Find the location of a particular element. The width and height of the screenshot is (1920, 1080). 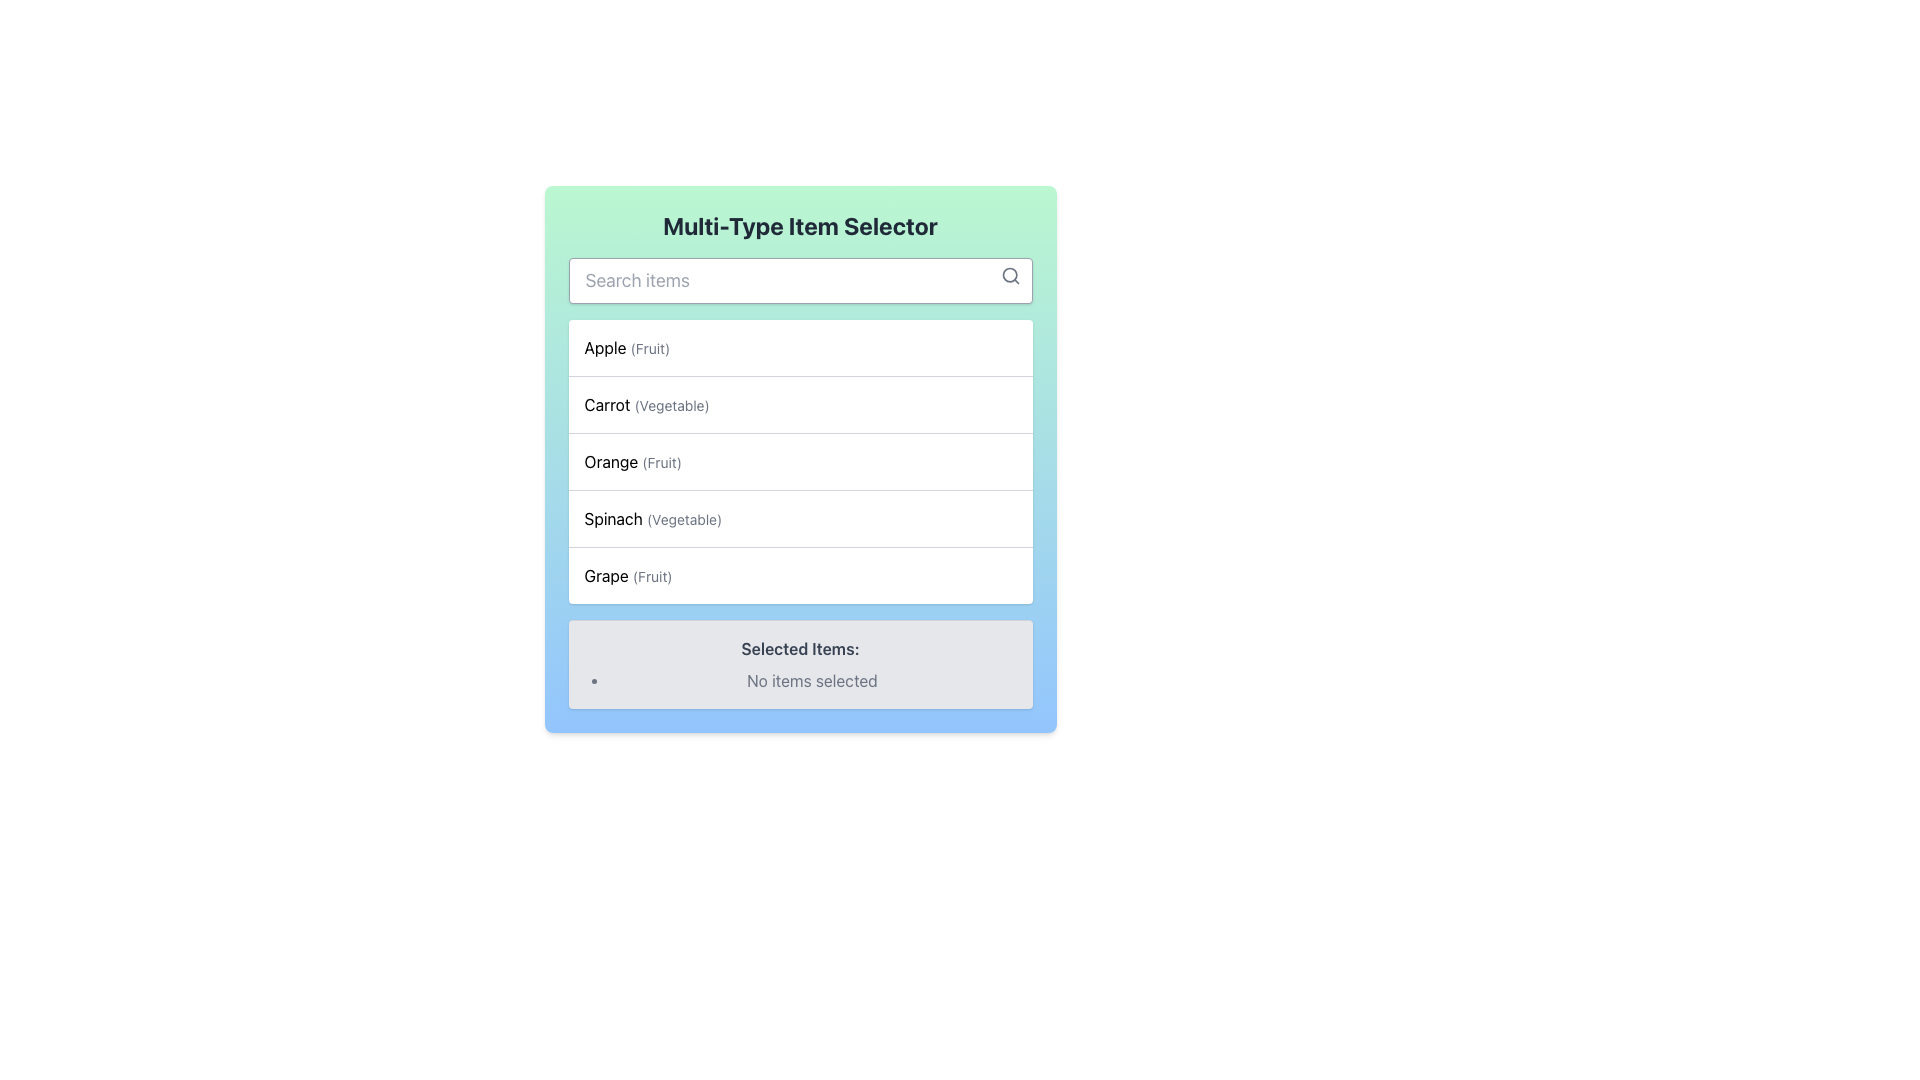

the selectable list item labeled 'Spinach (Vegetable)' is located at coordinates (800, 517).